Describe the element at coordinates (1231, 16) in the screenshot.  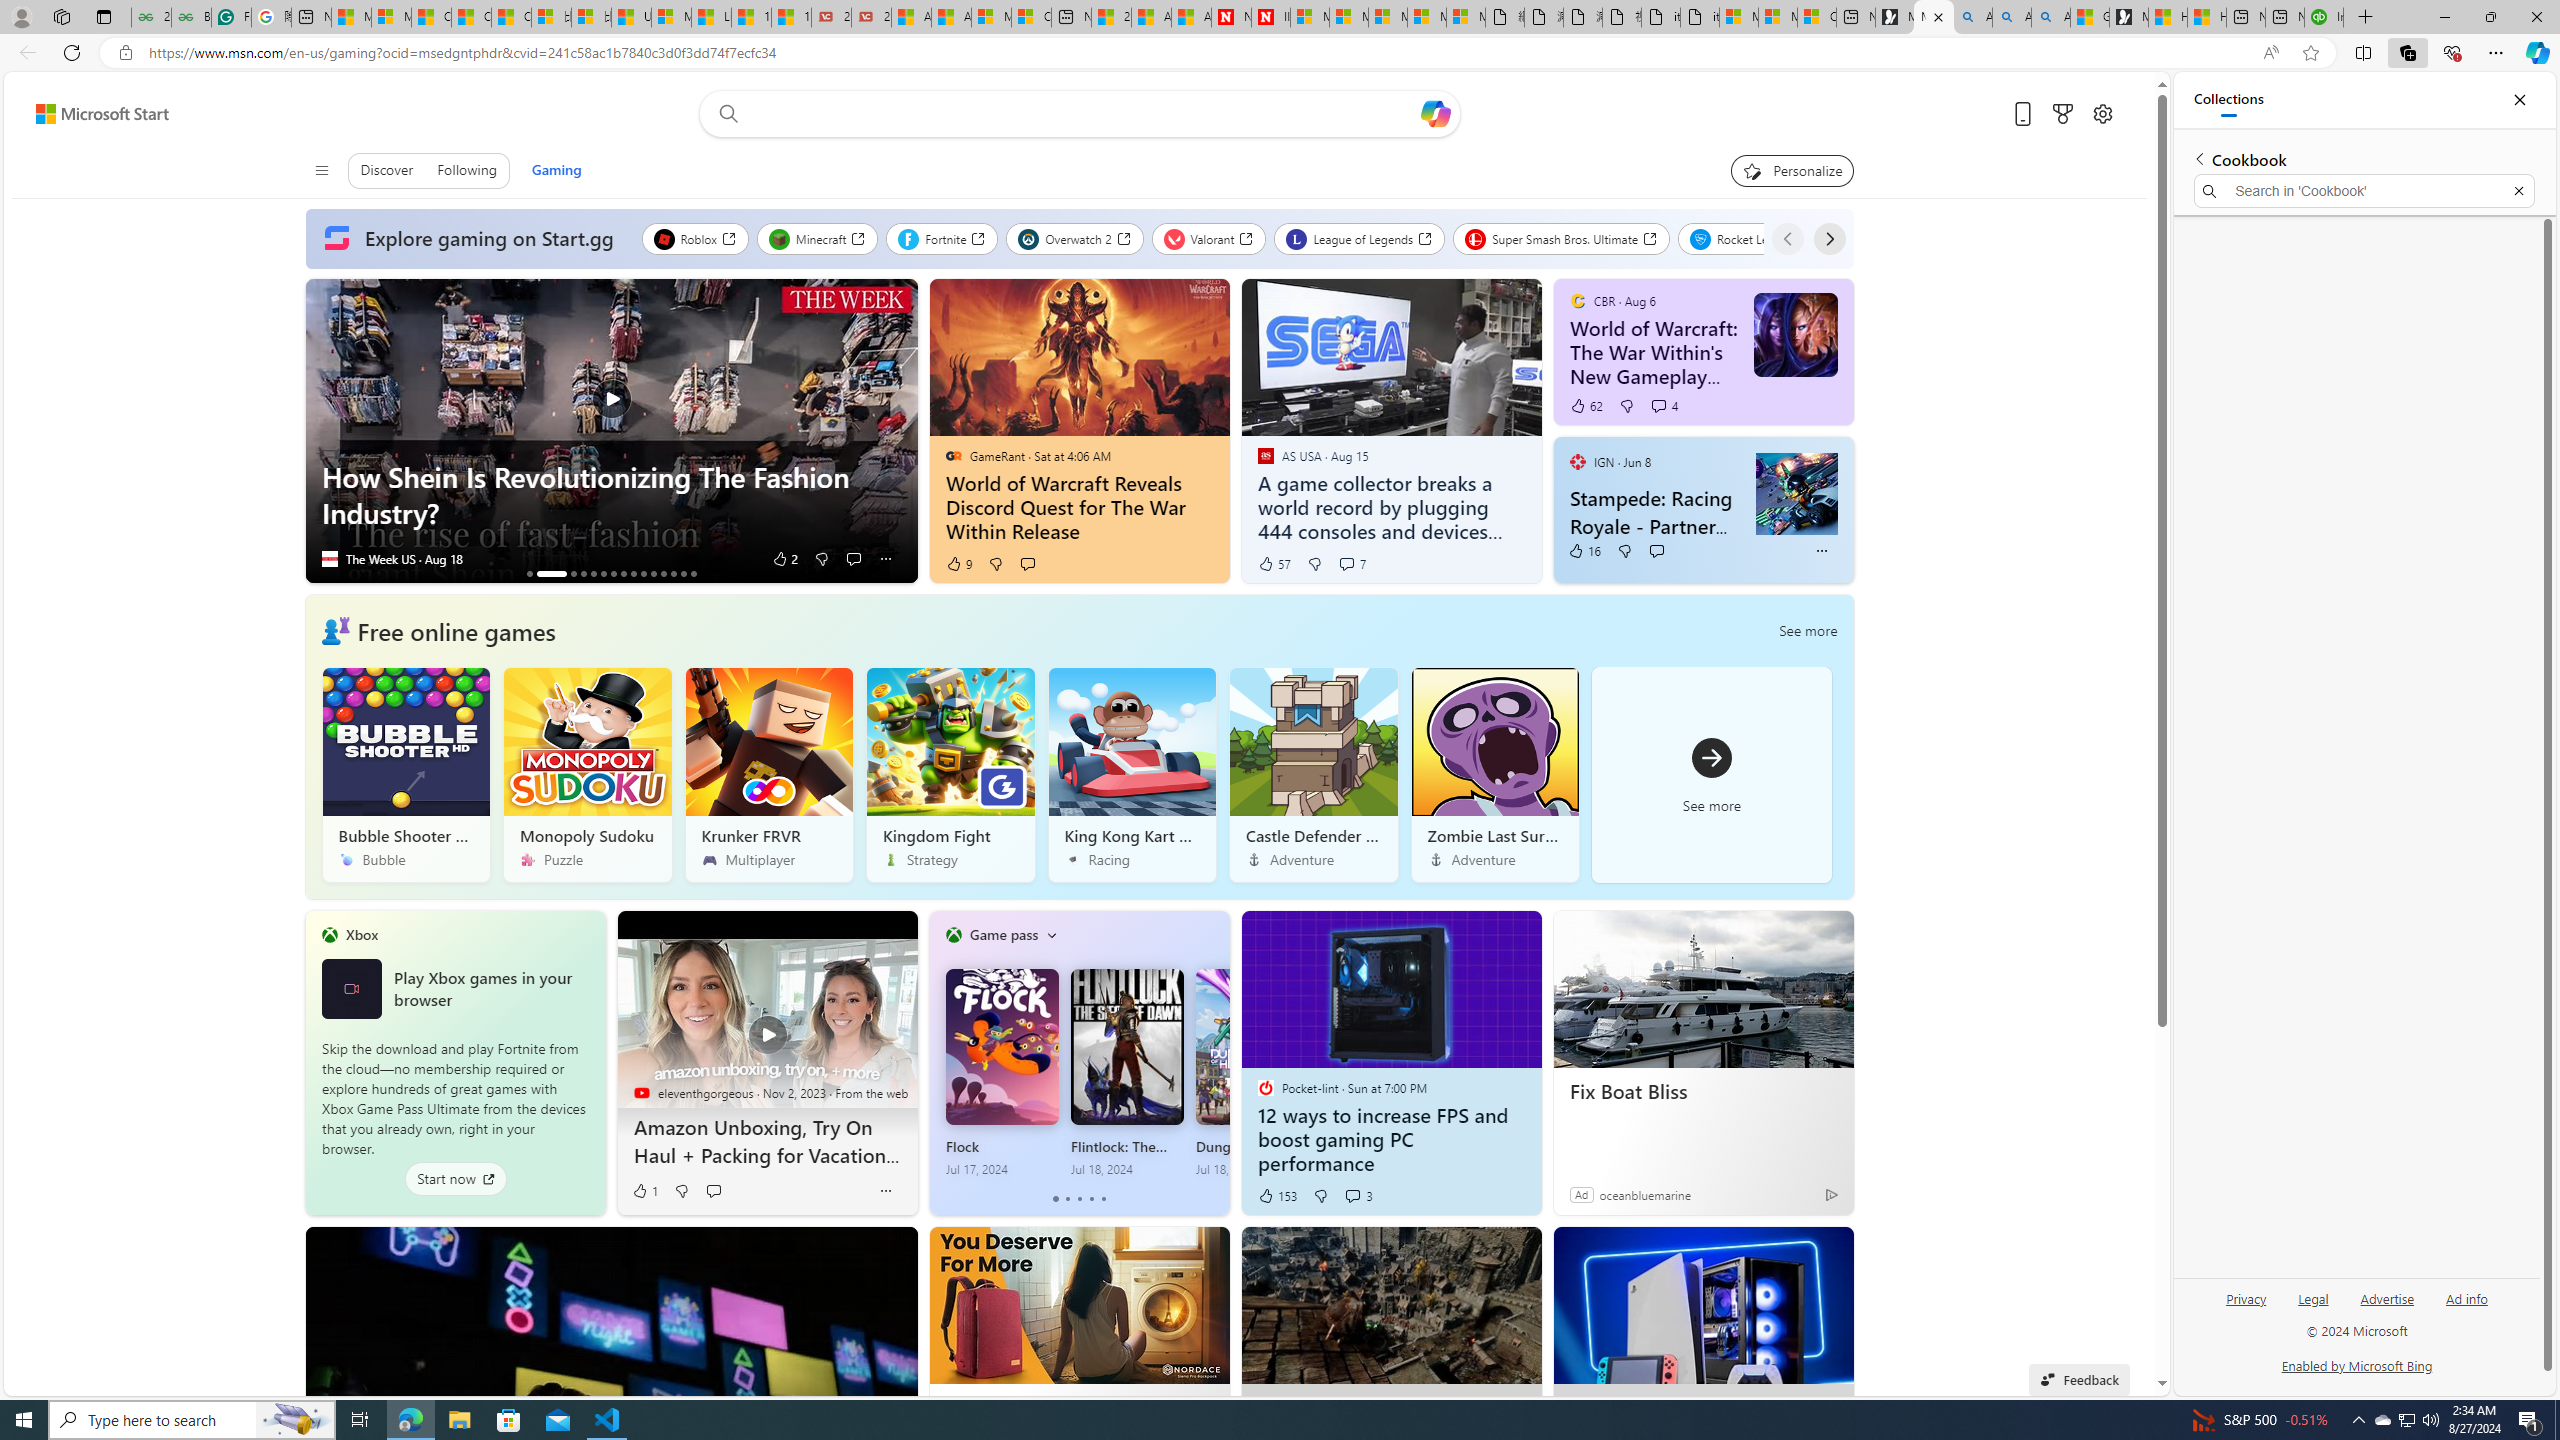
I see `'Newsweek - News, Analysis, Politics, Business, Technology'` at that location.